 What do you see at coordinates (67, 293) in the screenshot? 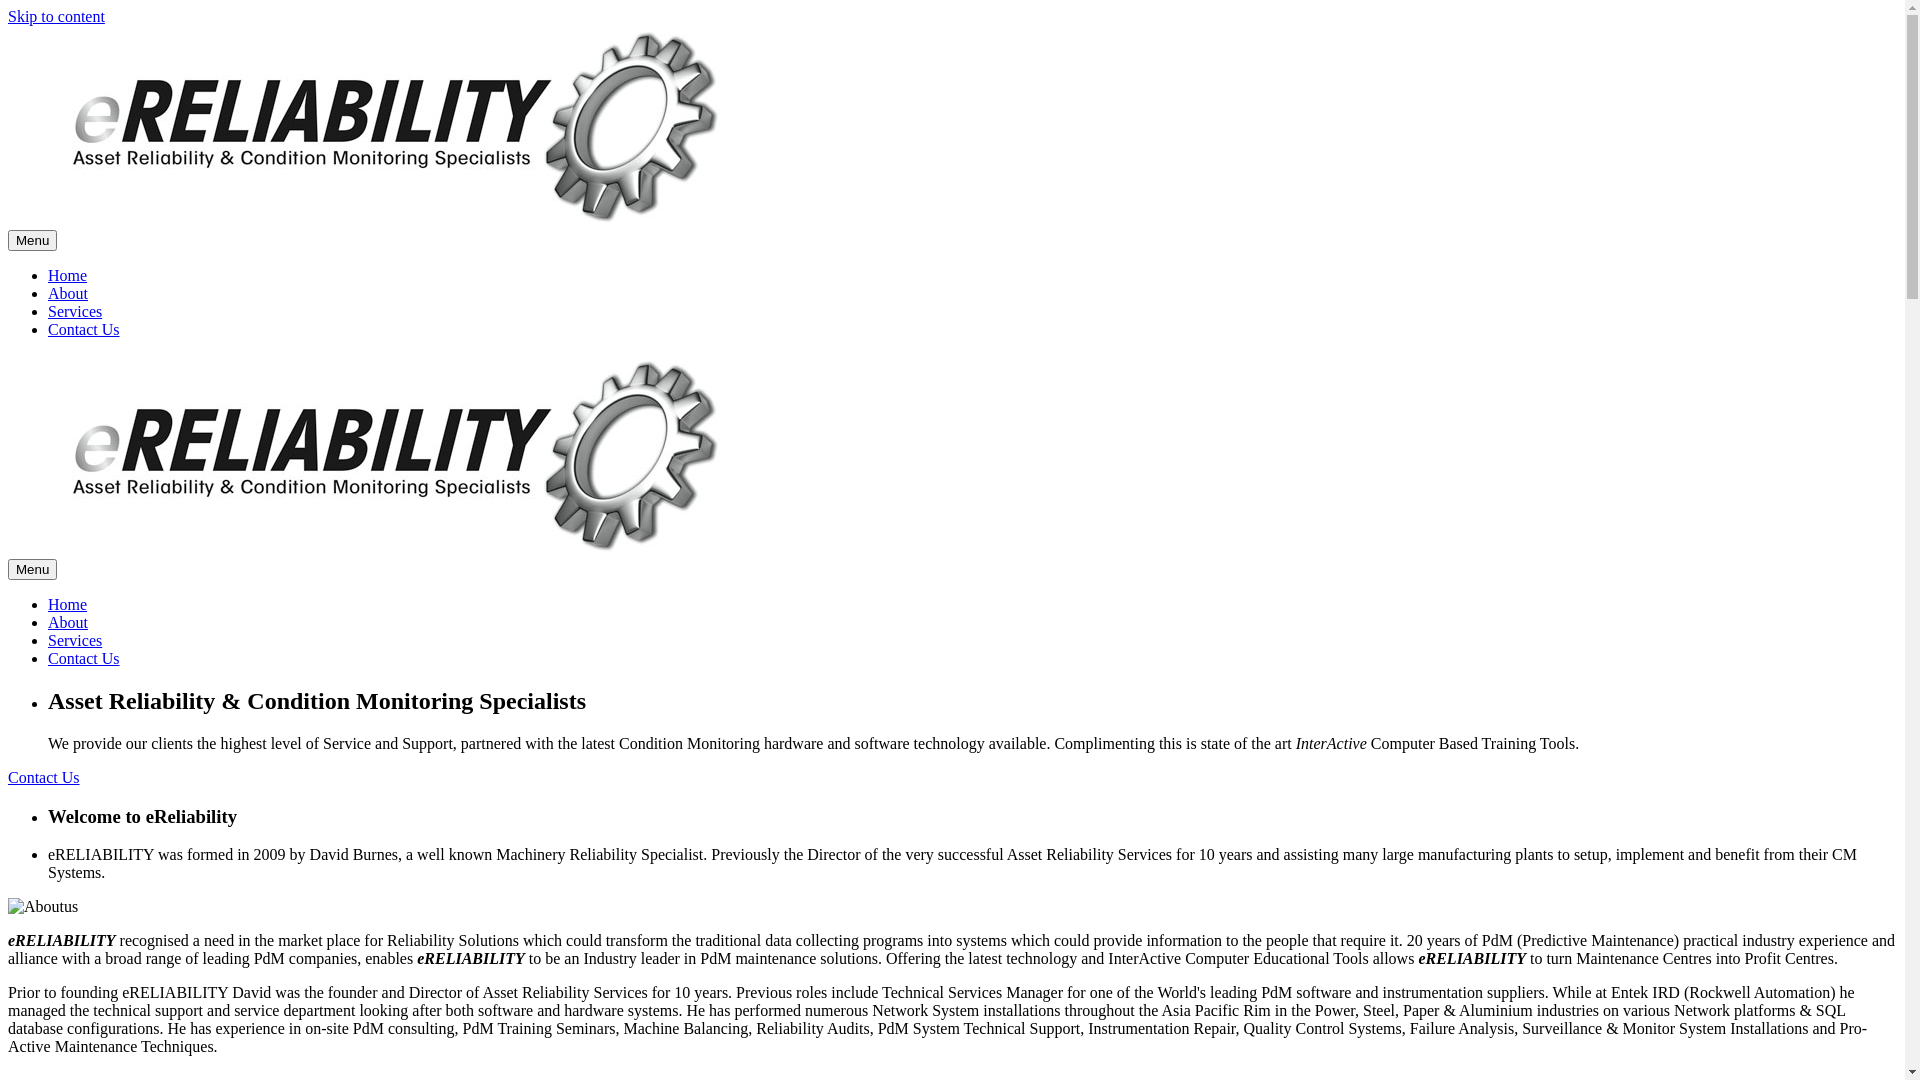
I see `'About'` at bounding box center [67, 293].